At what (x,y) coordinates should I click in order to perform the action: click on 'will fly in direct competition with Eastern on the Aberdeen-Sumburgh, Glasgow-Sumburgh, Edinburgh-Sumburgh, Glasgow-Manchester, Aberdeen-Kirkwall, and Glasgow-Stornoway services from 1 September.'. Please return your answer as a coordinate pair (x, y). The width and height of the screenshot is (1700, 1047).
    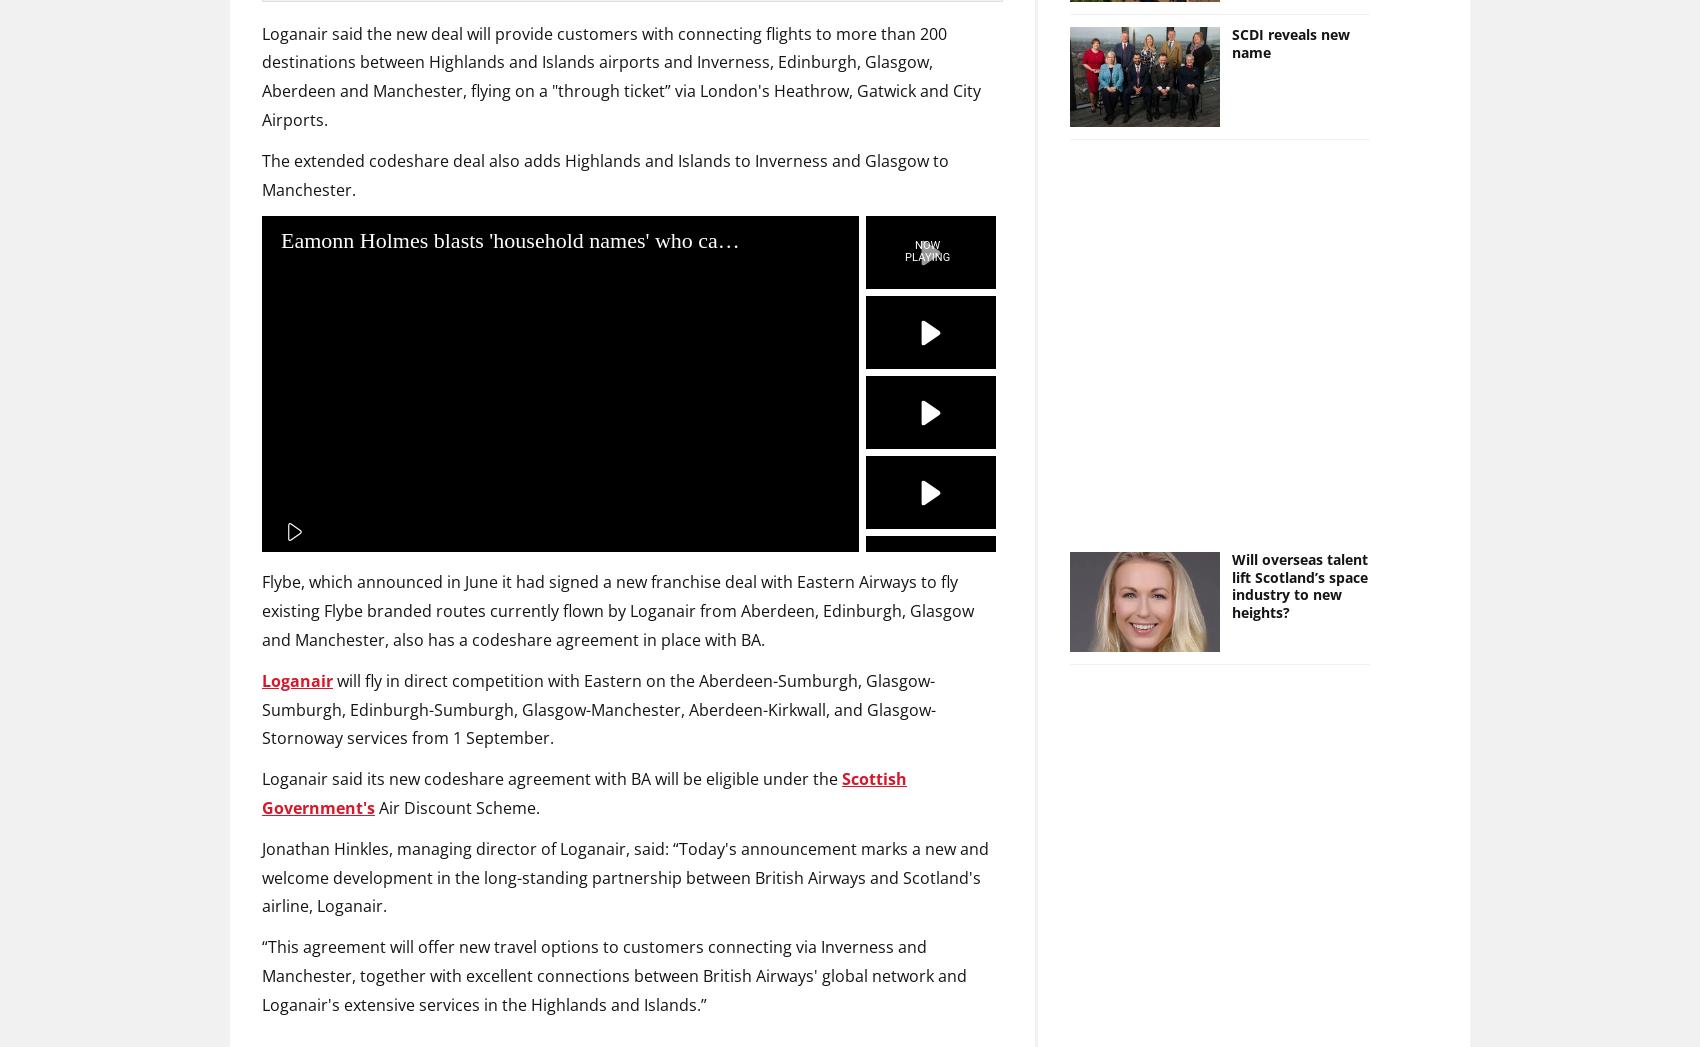
    Looking at the image, I should click on (598, 708).